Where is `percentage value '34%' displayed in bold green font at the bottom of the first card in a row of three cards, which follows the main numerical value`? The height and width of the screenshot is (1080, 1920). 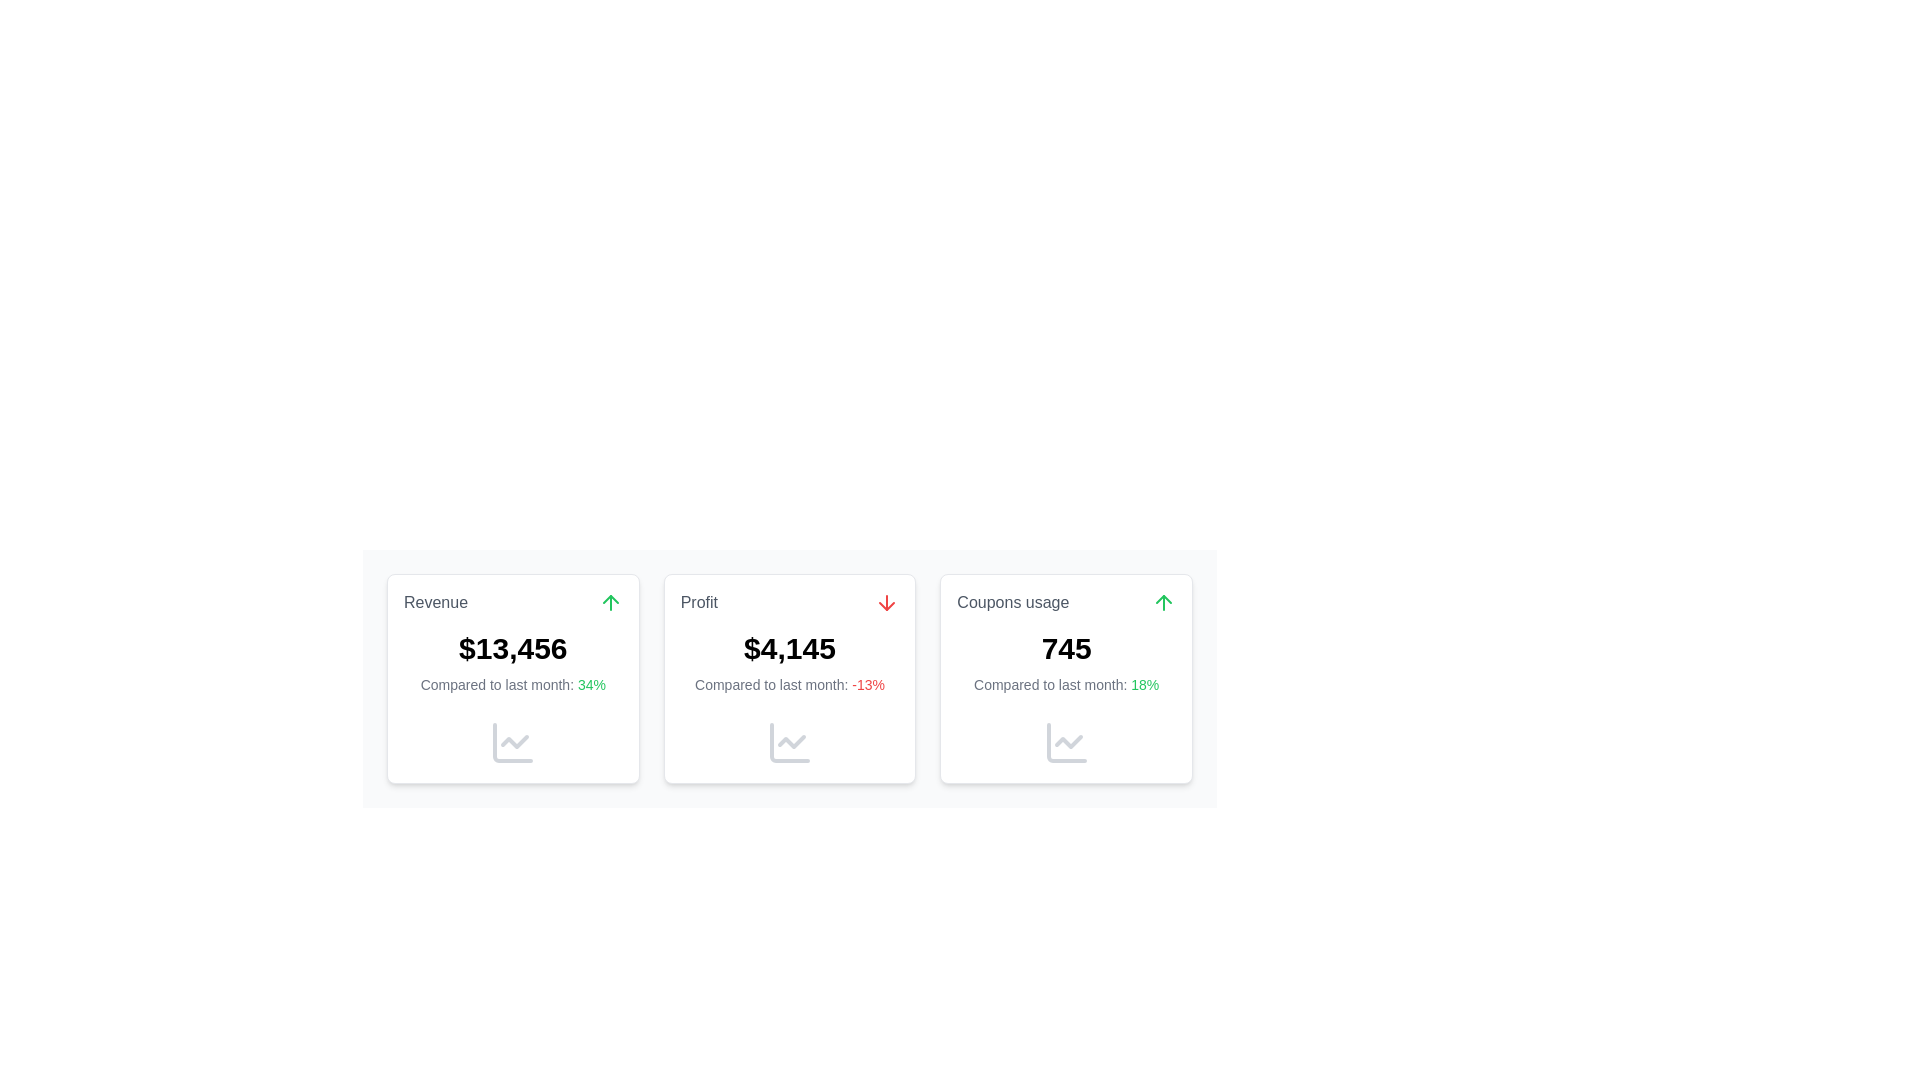
percentage value '34%' displayed in bold green font at the bottom of the first card in a row of three cards, which follows the main numerical value is located at coordinates (590, 684).